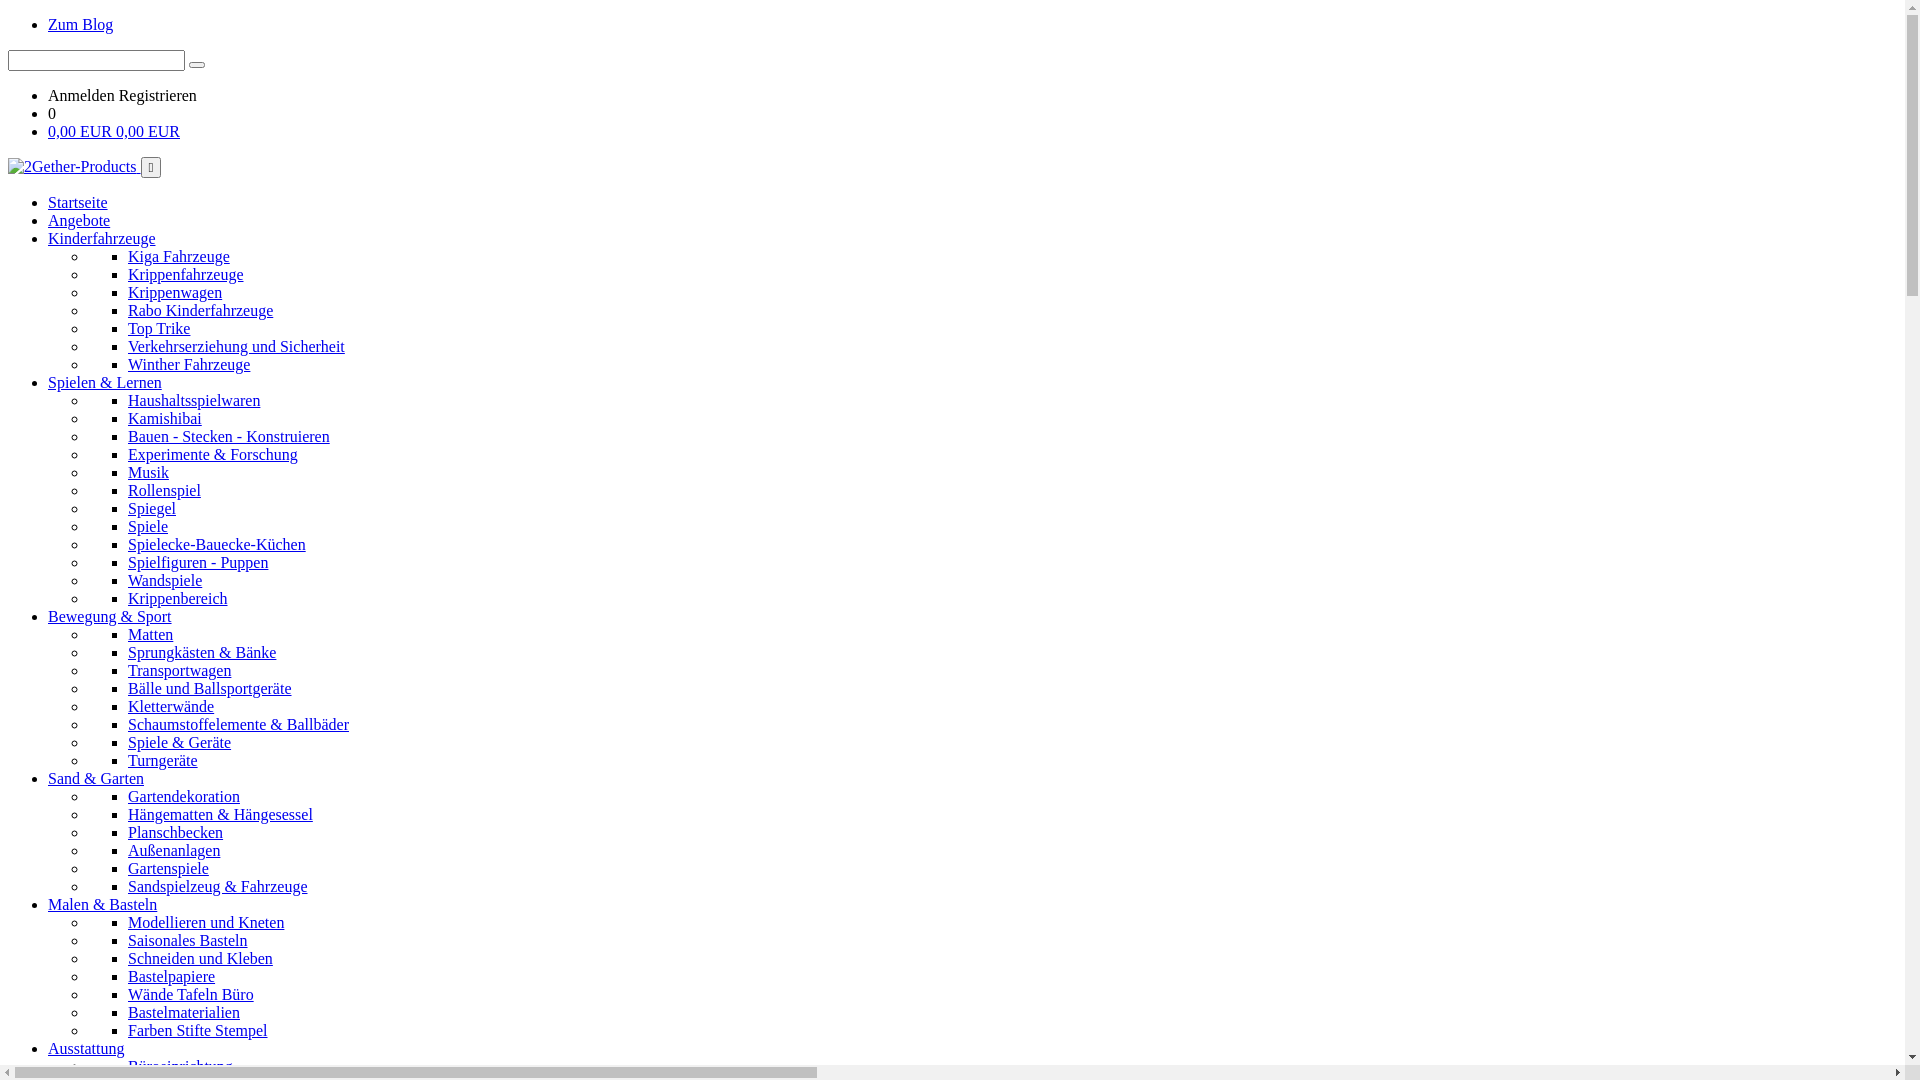  I want to click on 'Schneiden und Kleben', so click(127, 957).